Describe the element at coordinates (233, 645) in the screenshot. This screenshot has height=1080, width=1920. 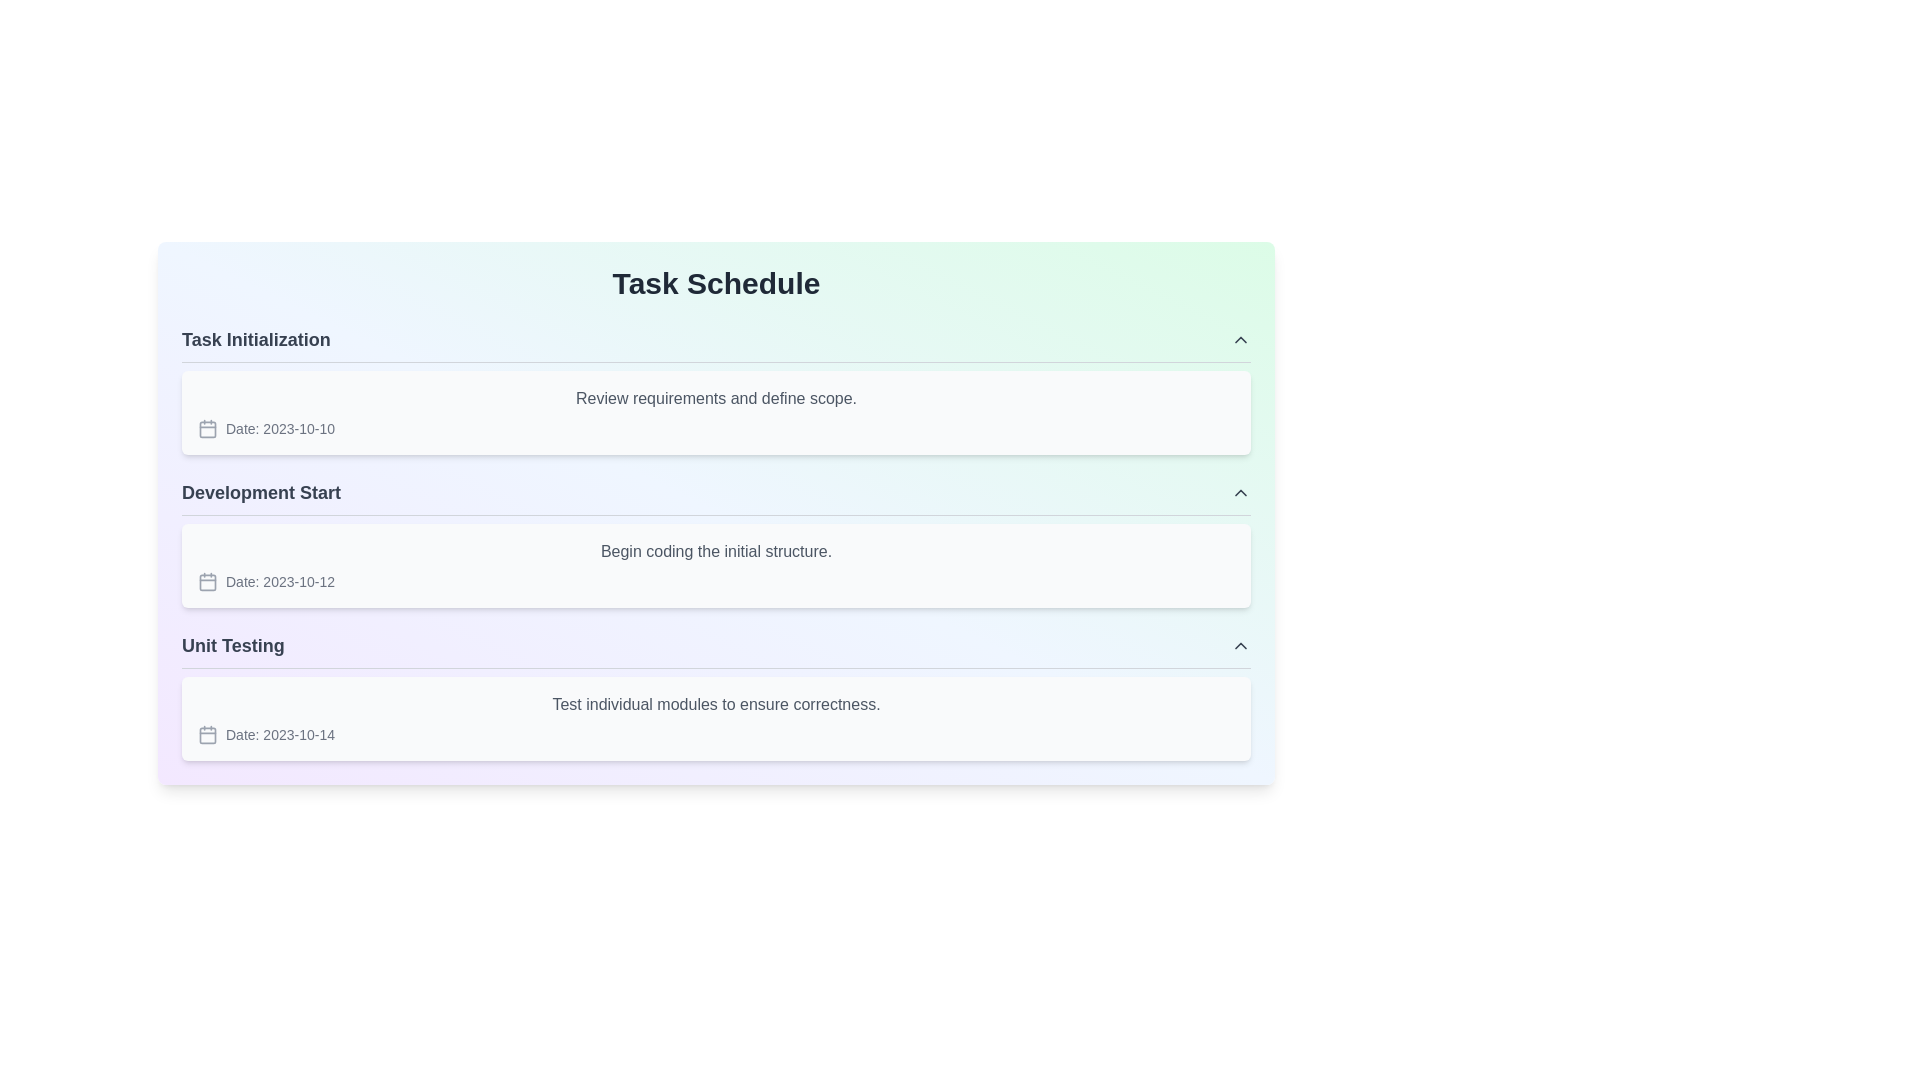
I see `the text label displaying 'Unit Testing' in a bold font style, located in the third group of the structured task schedule interface` at that location.